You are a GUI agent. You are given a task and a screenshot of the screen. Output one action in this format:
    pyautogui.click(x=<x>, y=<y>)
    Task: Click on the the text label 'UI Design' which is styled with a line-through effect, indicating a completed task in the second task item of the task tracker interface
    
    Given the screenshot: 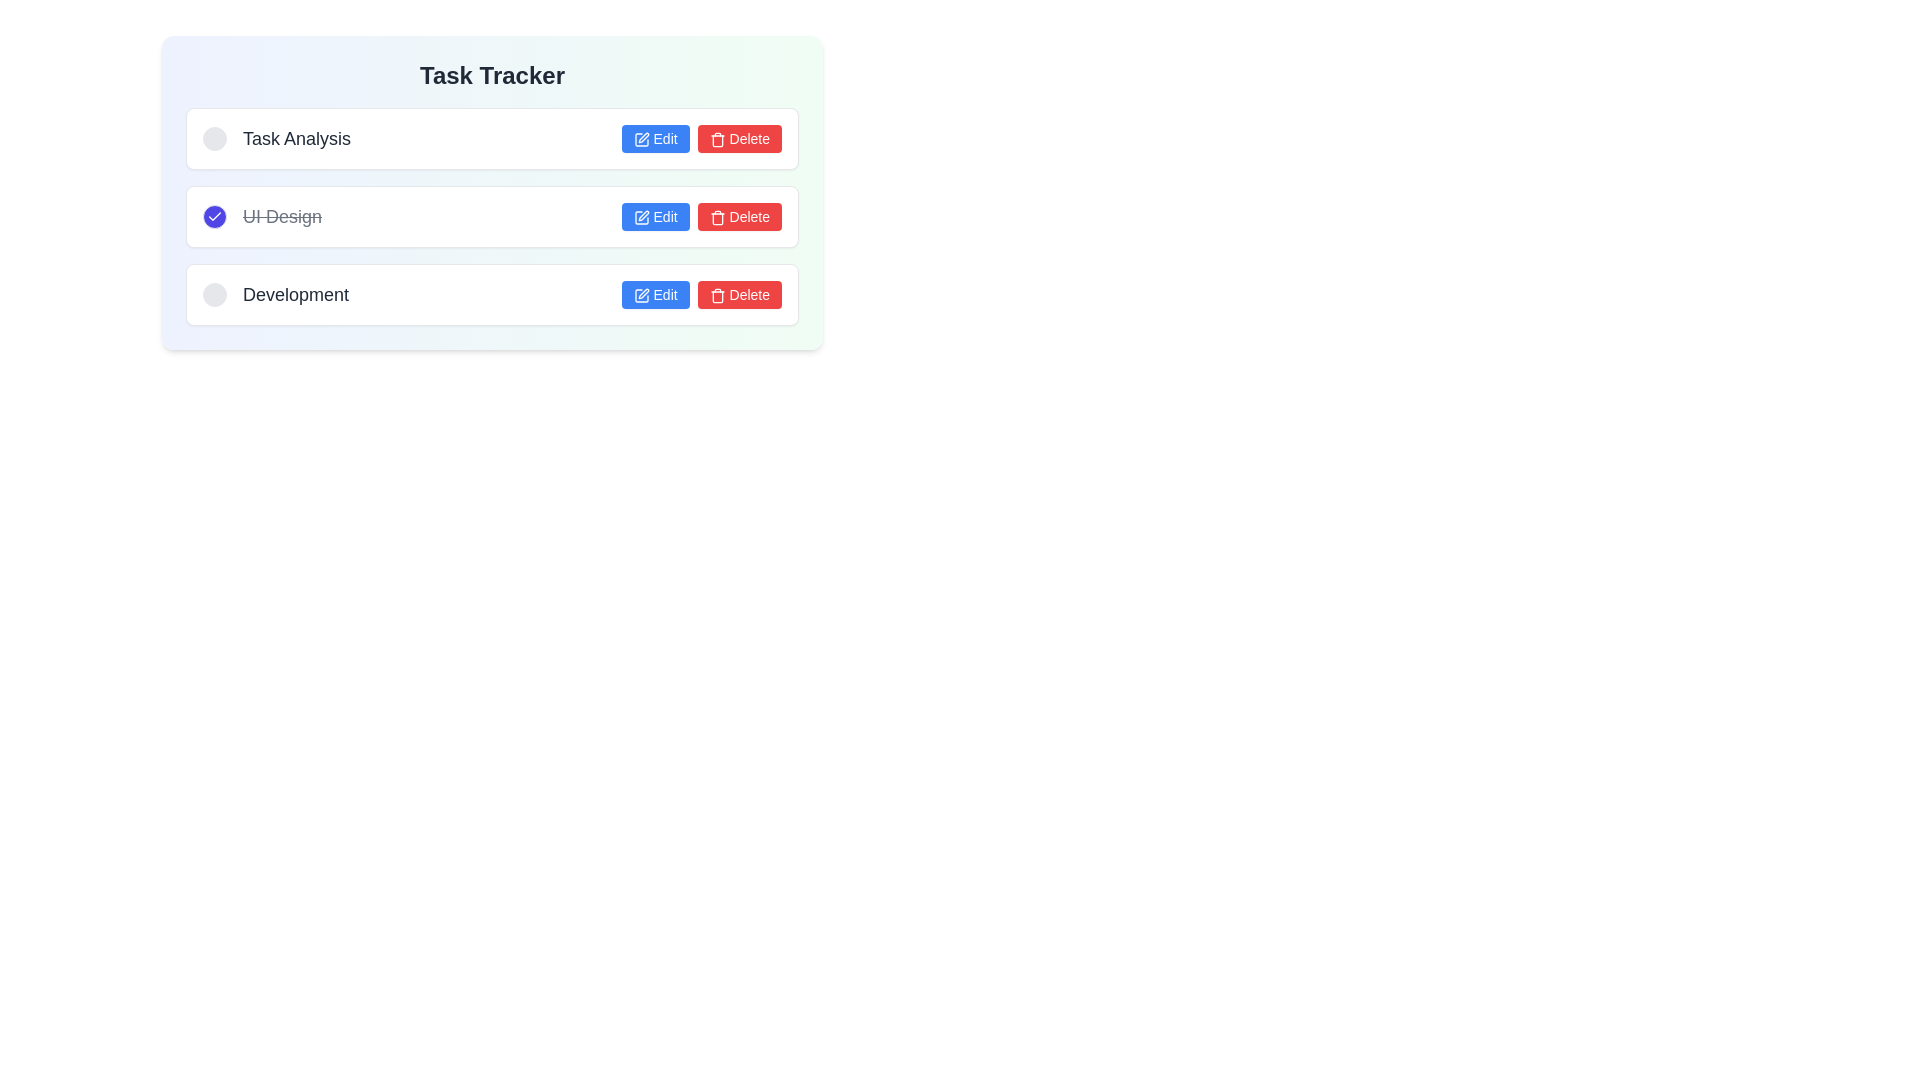 What is the action you would take?
    pyautogui.click(x=281, y=216)
    